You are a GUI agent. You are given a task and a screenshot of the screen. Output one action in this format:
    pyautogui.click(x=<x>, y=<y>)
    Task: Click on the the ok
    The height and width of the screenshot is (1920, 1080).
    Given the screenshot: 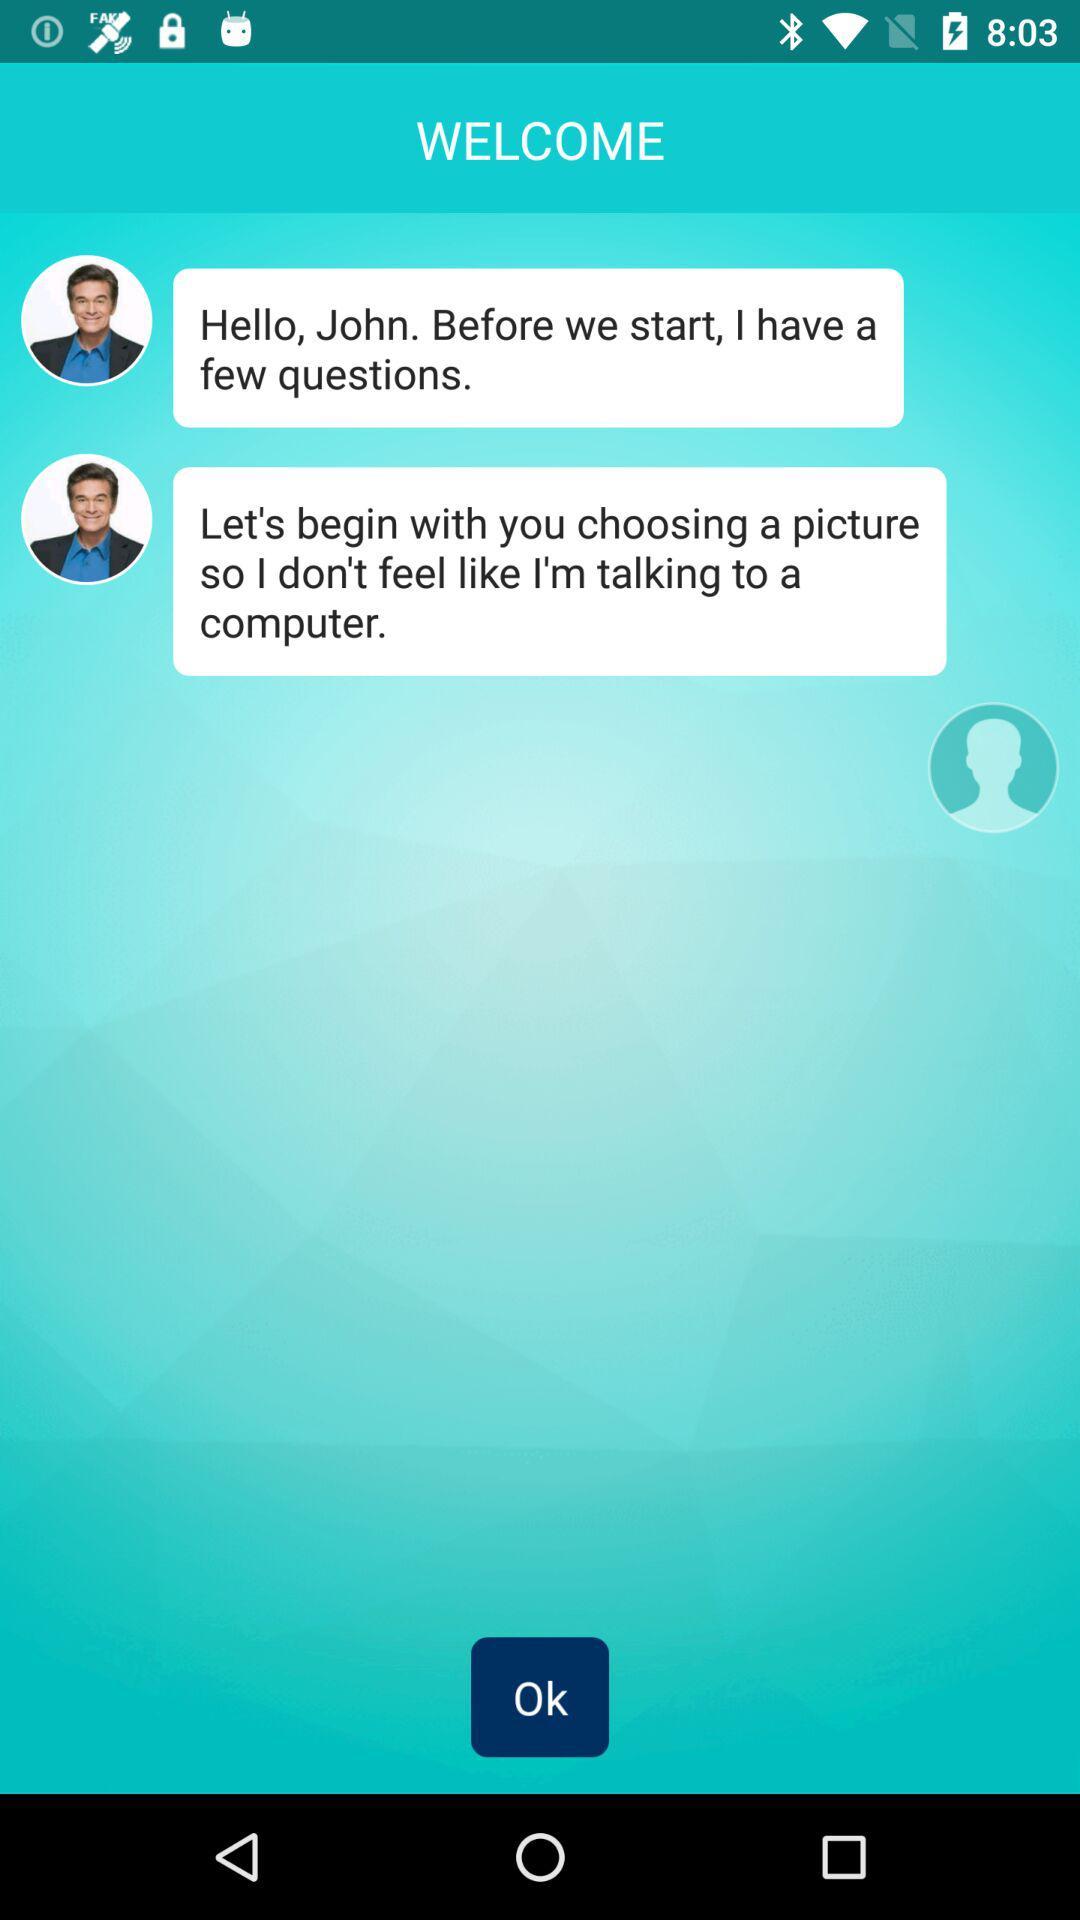 What is the action you would take?
    pyautogui.click(x=540, y=1696)
    